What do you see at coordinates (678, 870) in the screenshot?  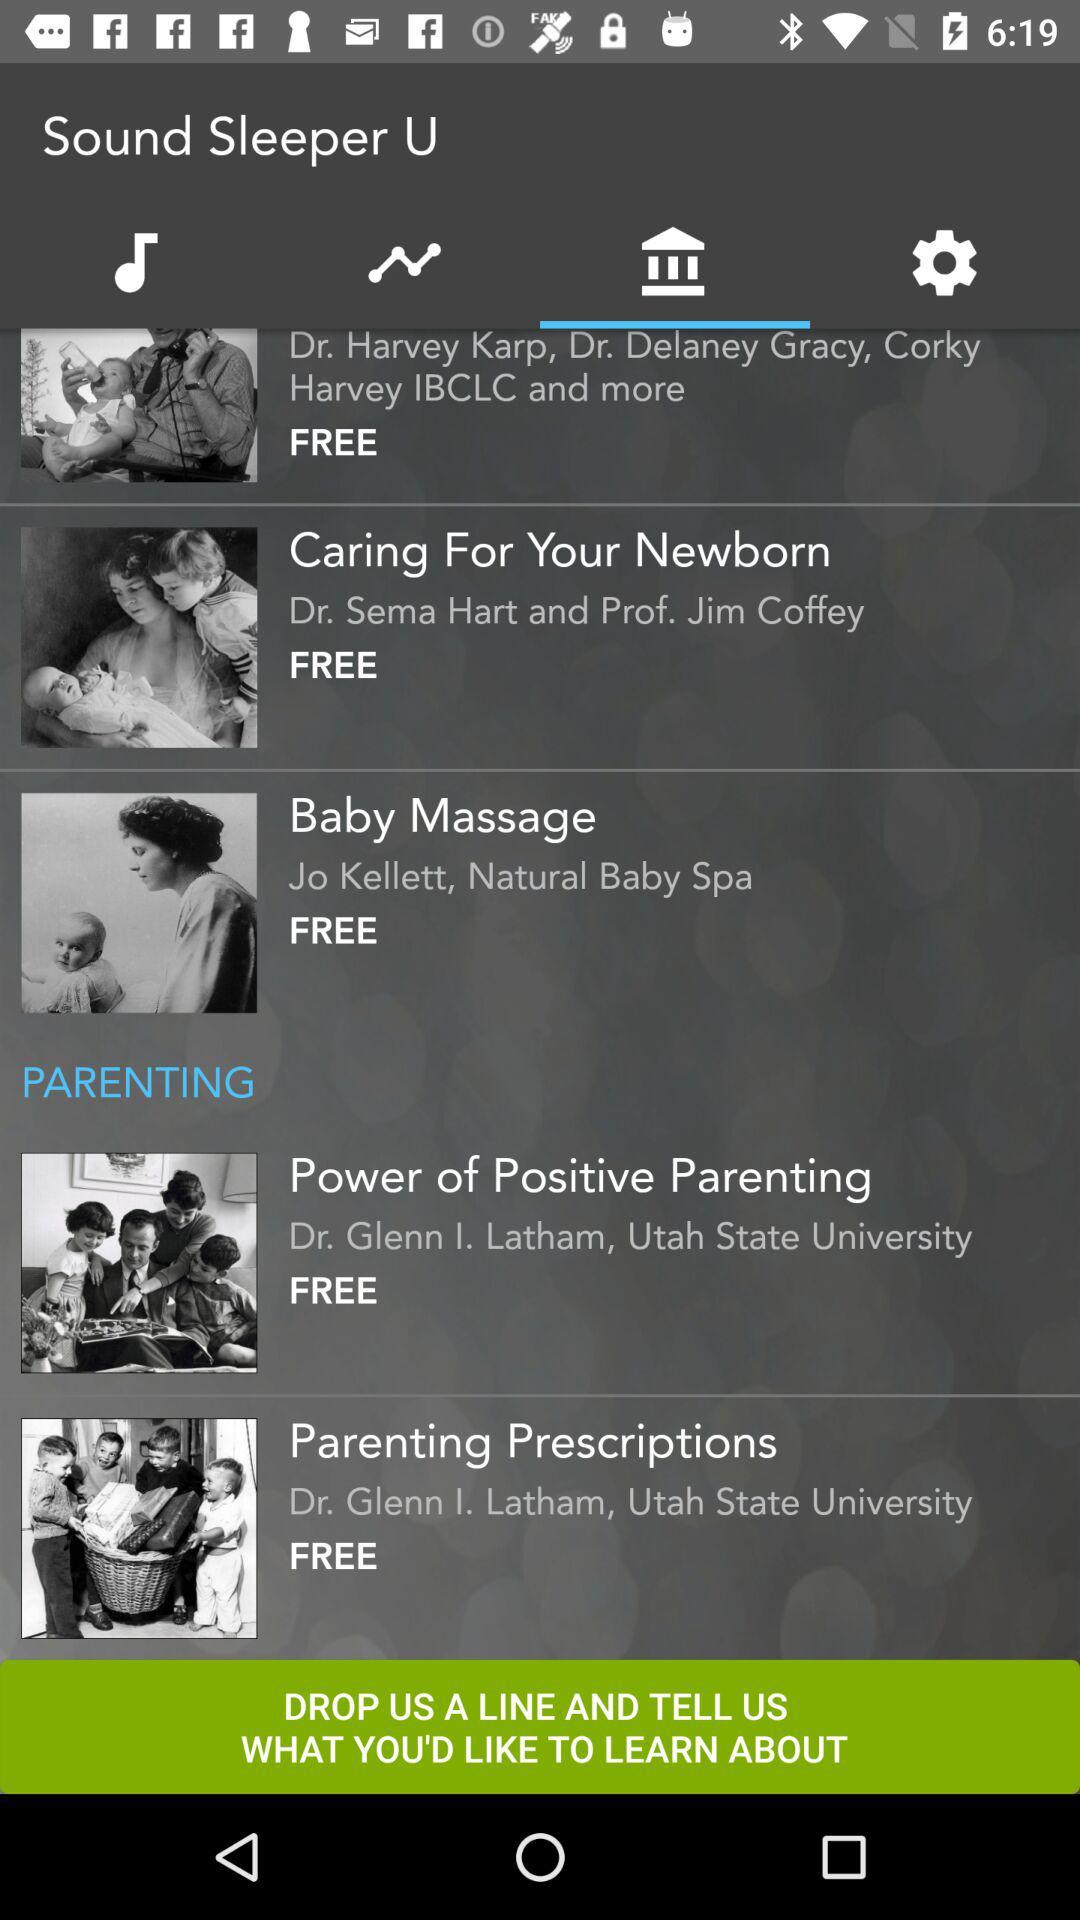 I see `icon below the baby massage icon` at bounding box center [678, 870].